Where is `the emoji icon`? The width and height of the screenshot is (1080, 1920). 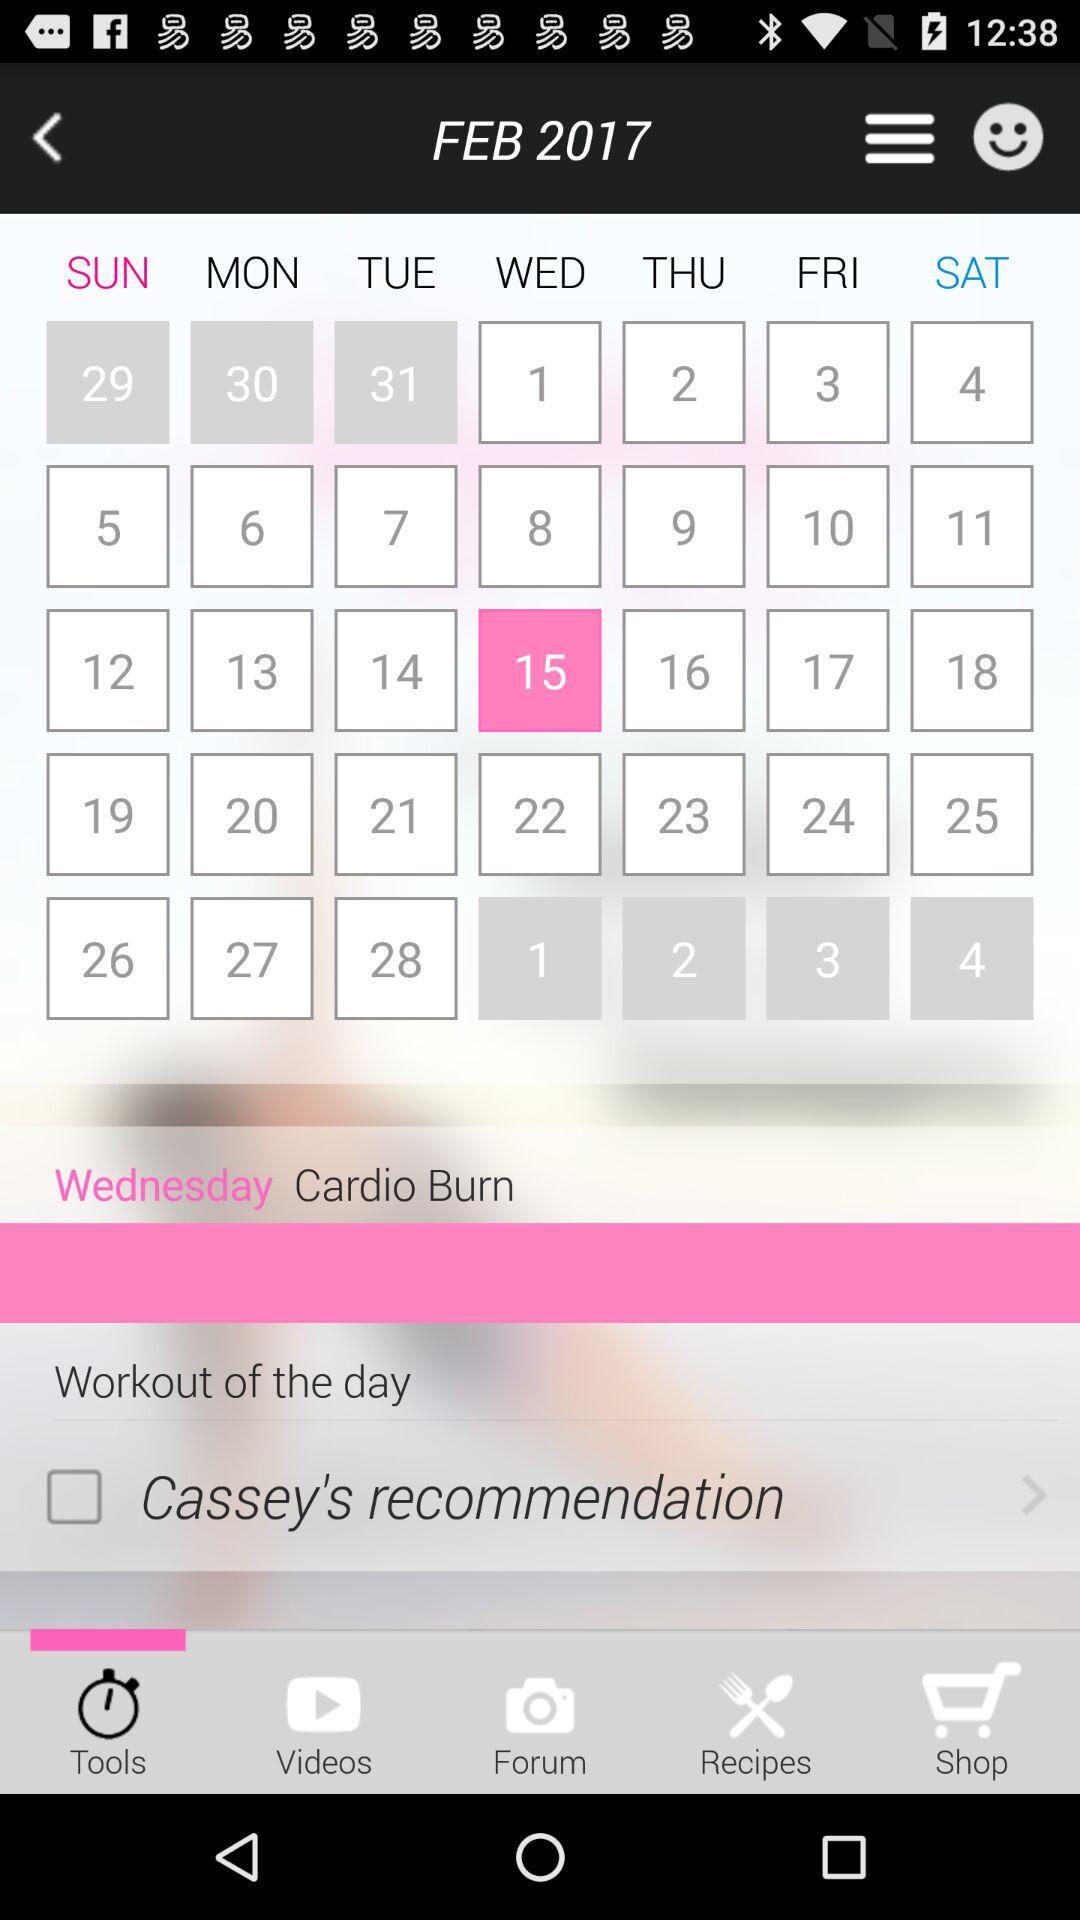
the emoji icon is located at coordinates (1007, 146).